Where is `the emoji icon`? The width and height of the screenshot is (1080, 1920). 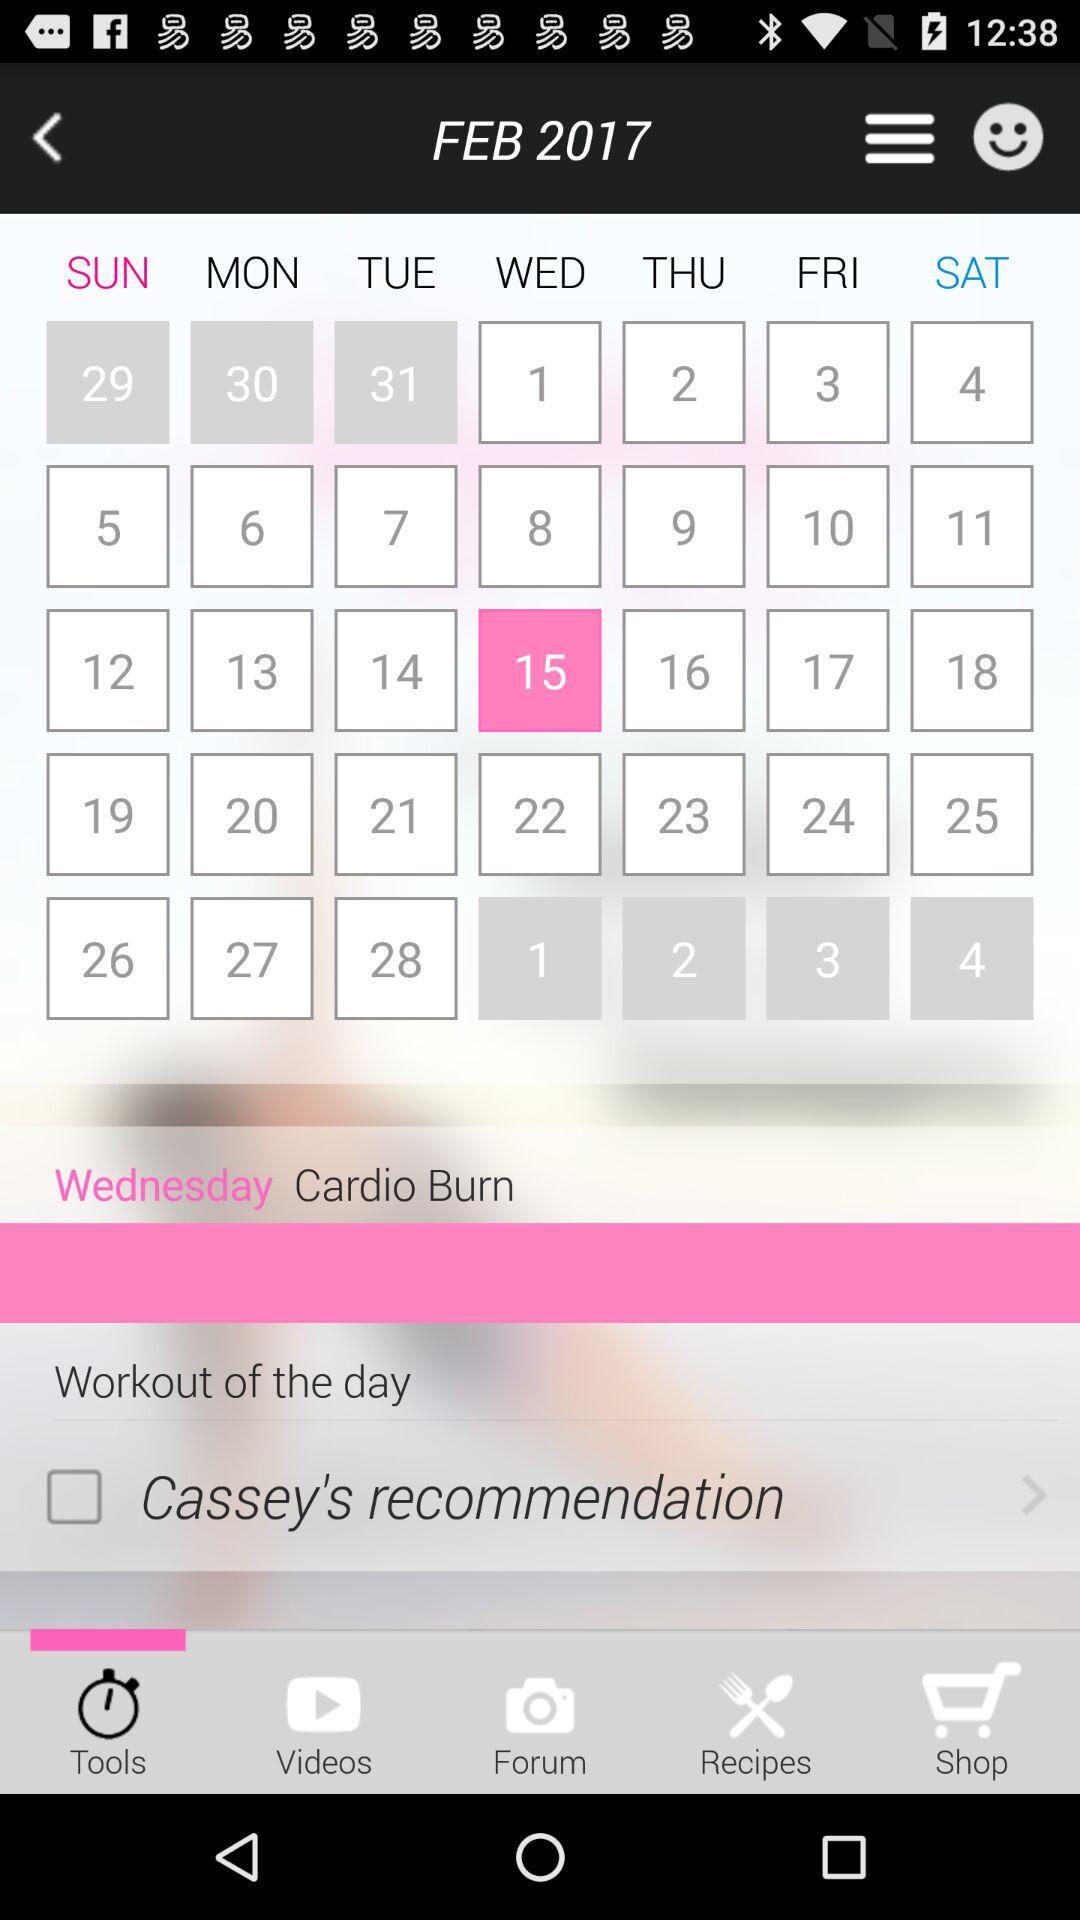
the emoji icon is located at coordinates (1007, 146).